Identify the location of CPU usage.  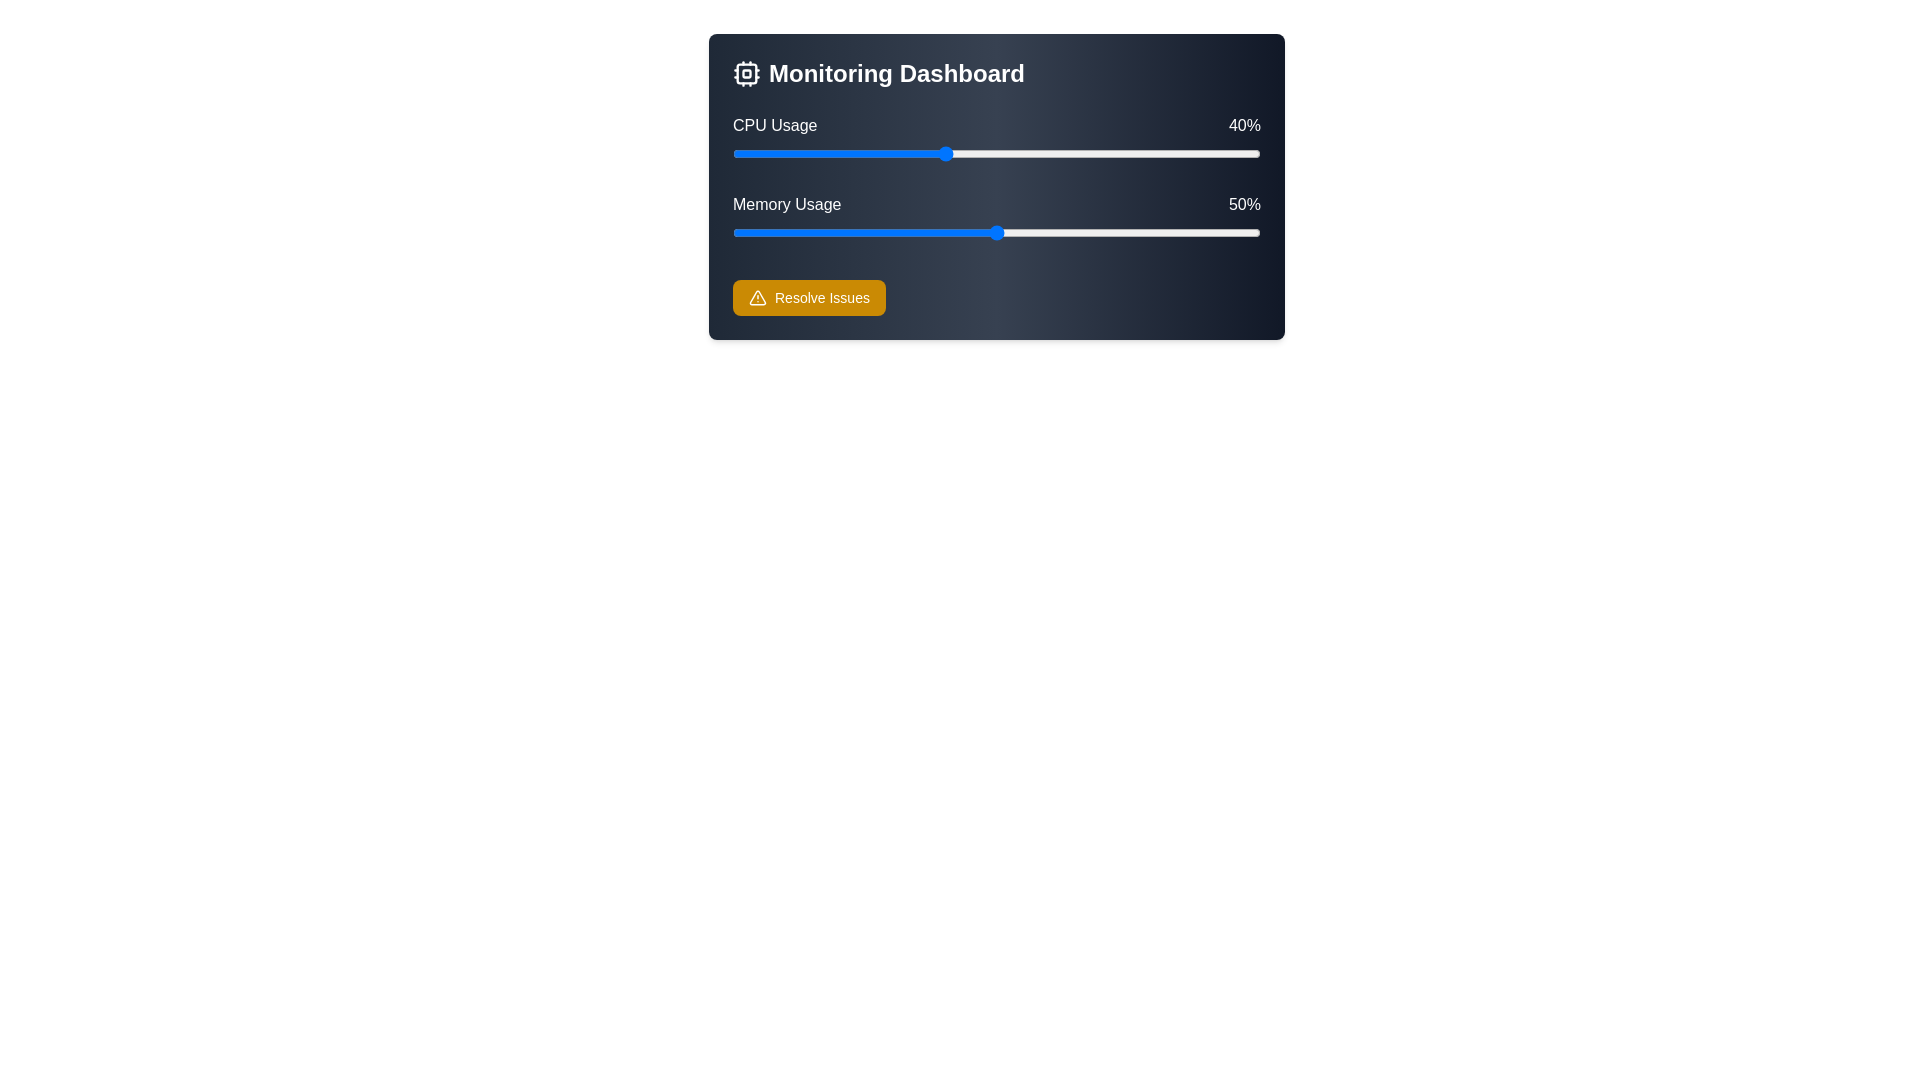
(1096, 153).